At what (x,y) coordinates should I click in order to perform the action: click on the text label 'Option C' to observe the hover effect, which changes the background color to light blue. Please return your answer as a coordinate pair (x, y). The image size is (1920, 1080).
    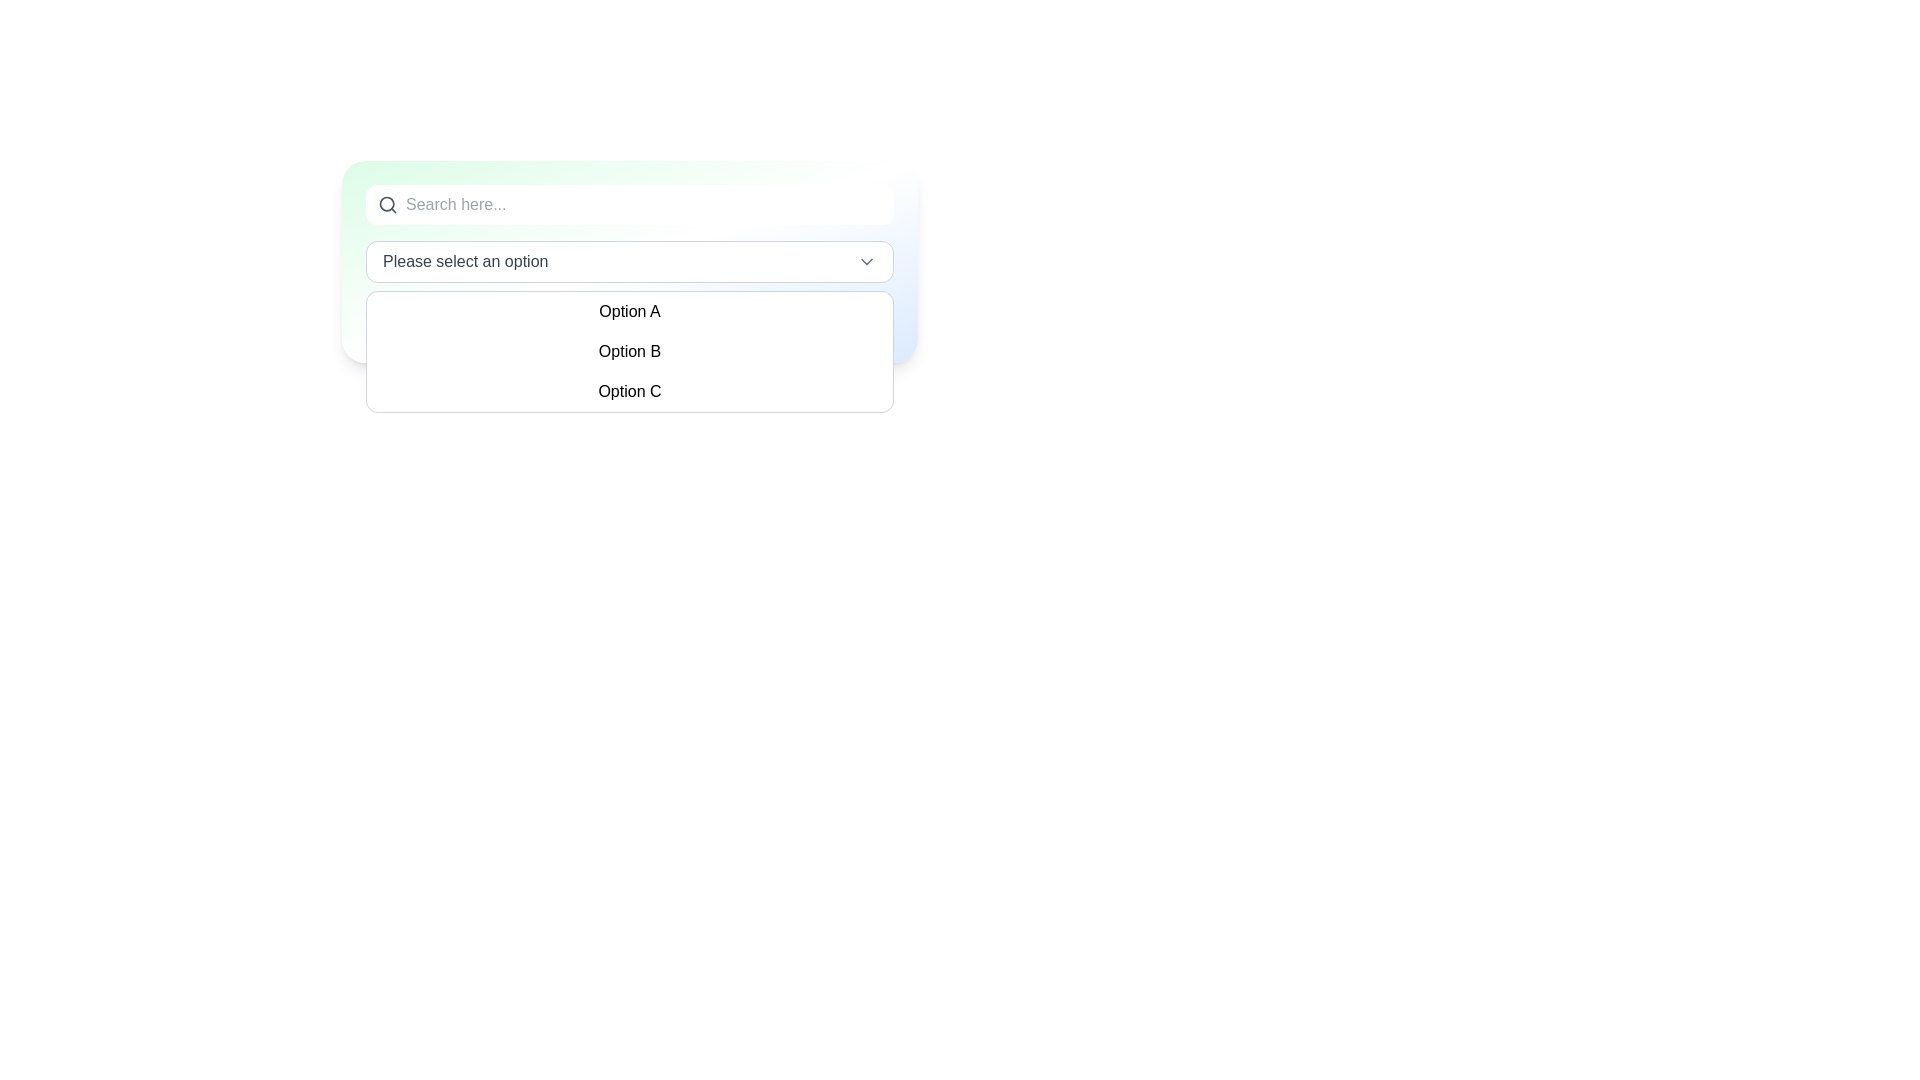
    Looking at the image, I should click on (628, 392).